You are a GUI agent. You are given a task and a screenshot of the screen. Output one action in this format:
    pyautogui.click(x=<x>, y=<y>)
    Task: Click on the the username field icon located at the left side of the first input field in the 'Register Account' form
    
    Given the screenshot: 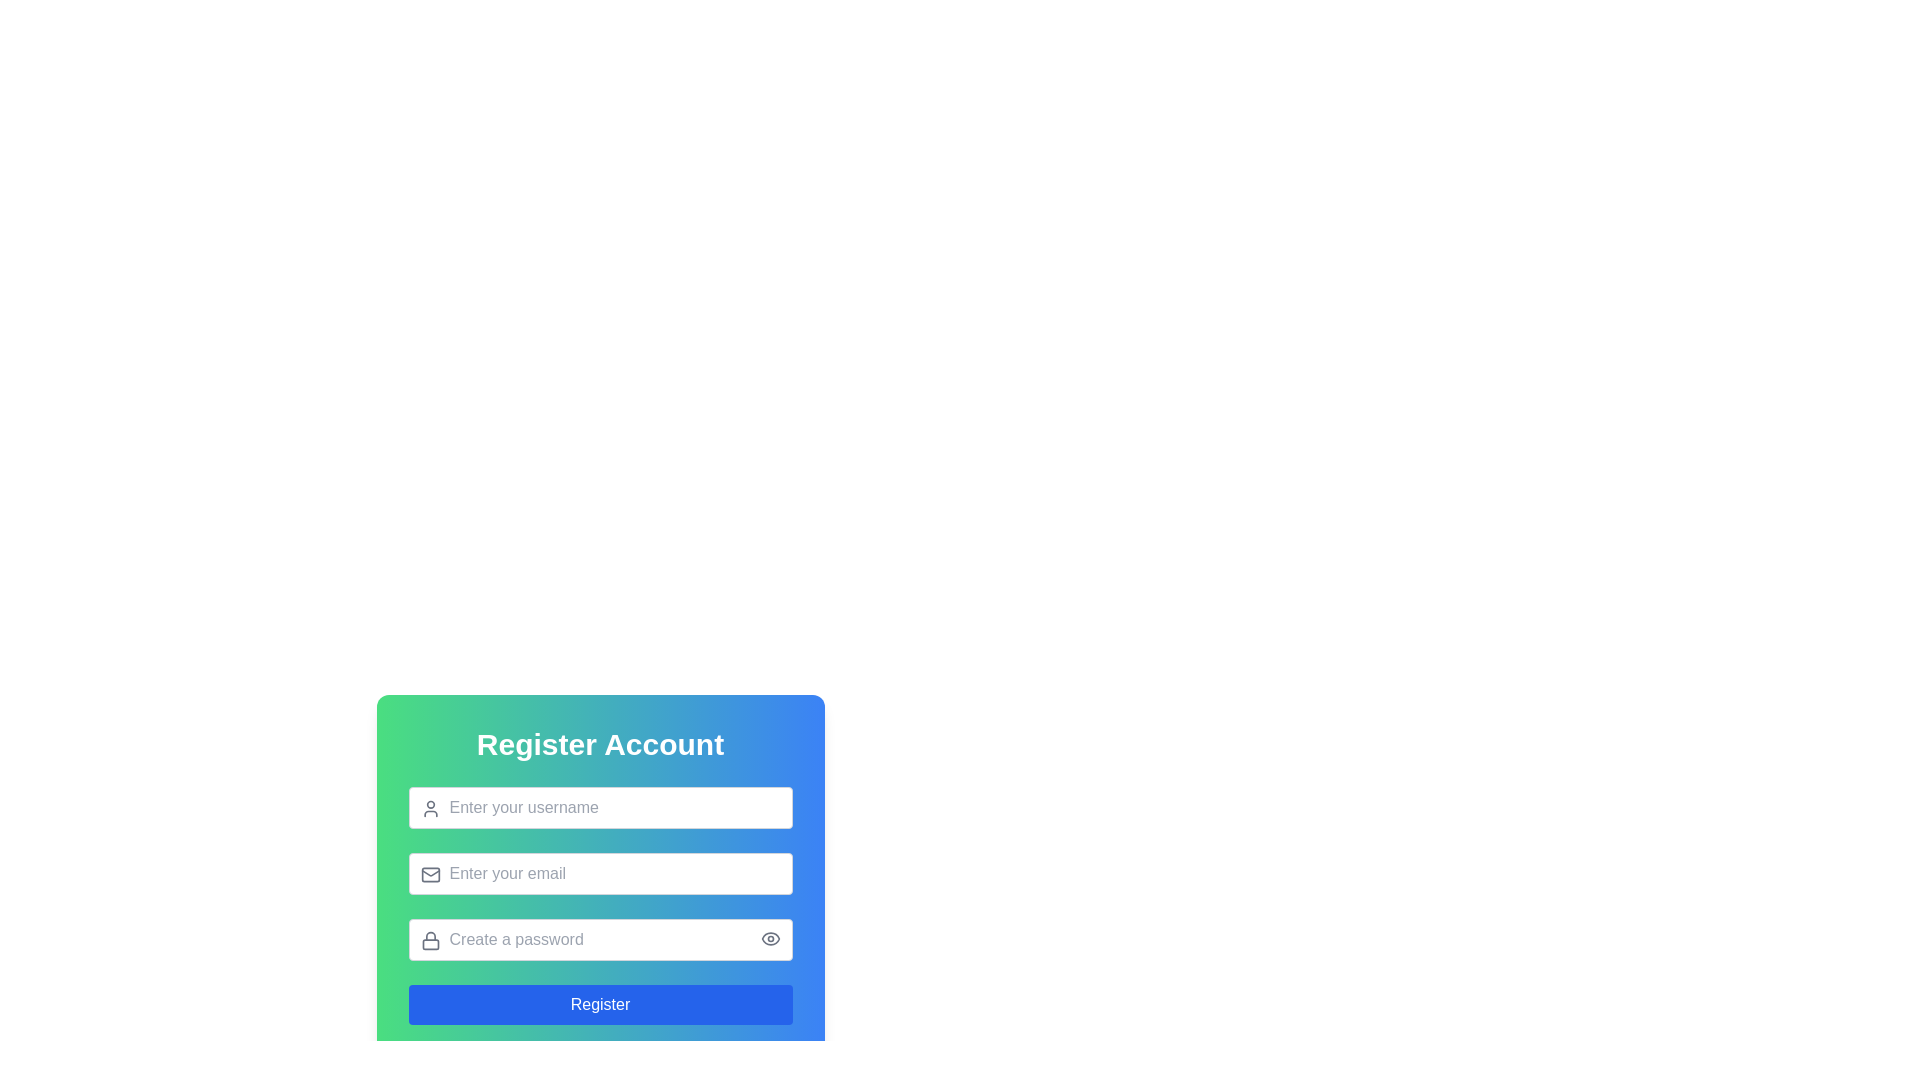 What is the action you would take?
    pyautogui.click(x=429, y=808)
    